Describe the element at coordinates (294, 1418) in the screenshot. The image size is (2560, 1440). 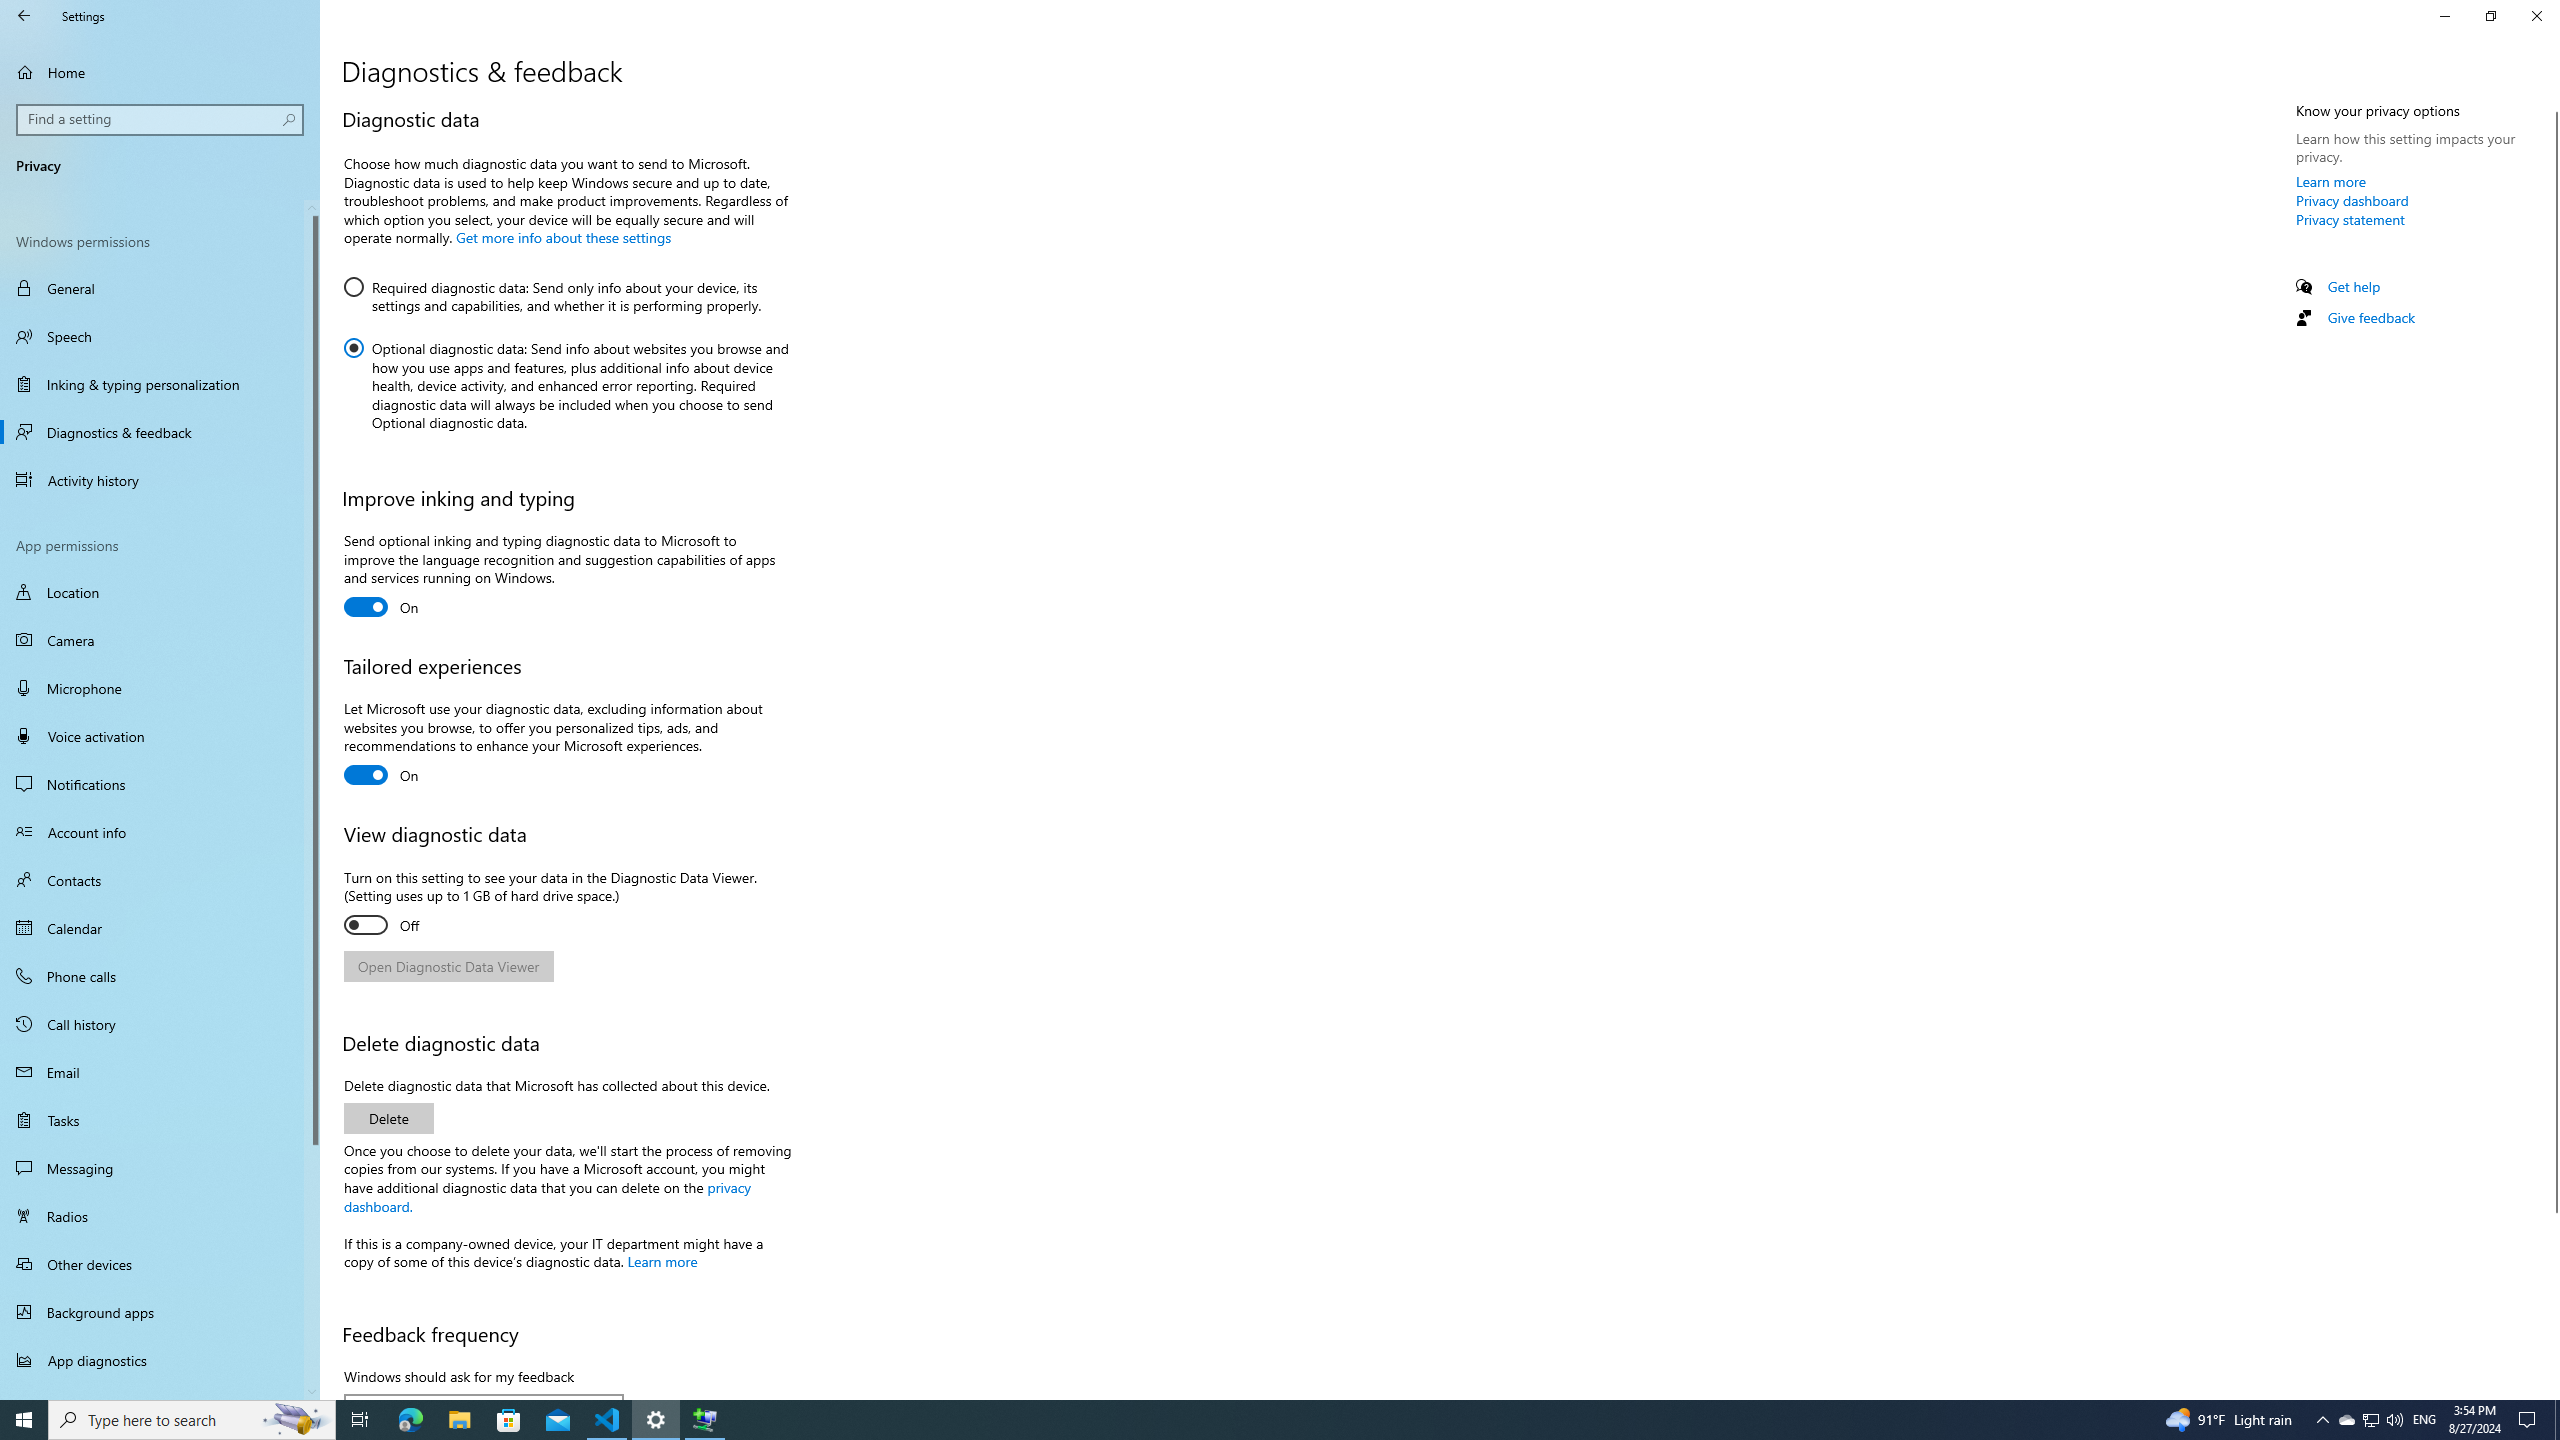
I see `'Search highlights icon opens search home window'` at that location.